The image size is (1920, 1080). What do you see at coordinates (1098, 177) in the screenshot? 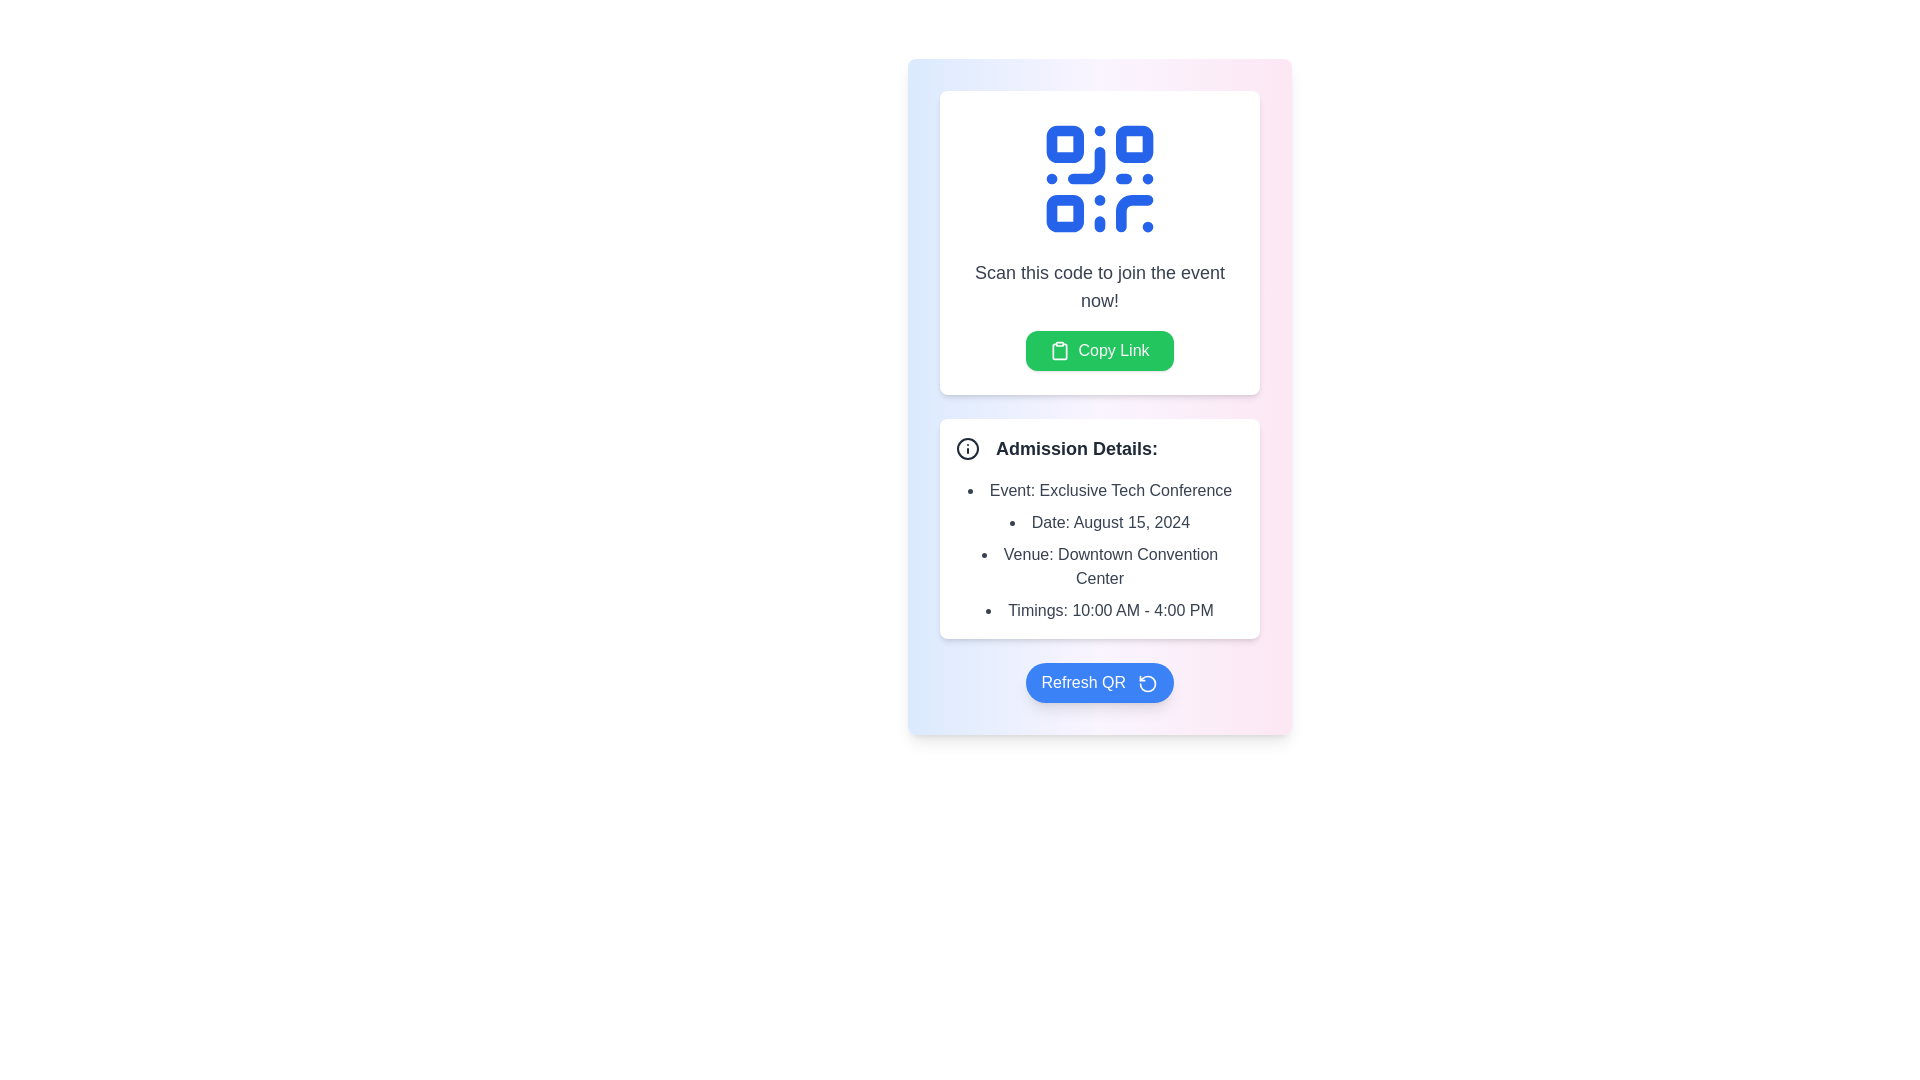
I see `the QR code icon, which is styled with a blue color and positioned at the top center of a card-like section with a light pink and blue gradient background` at bounding box center [1098, 177].